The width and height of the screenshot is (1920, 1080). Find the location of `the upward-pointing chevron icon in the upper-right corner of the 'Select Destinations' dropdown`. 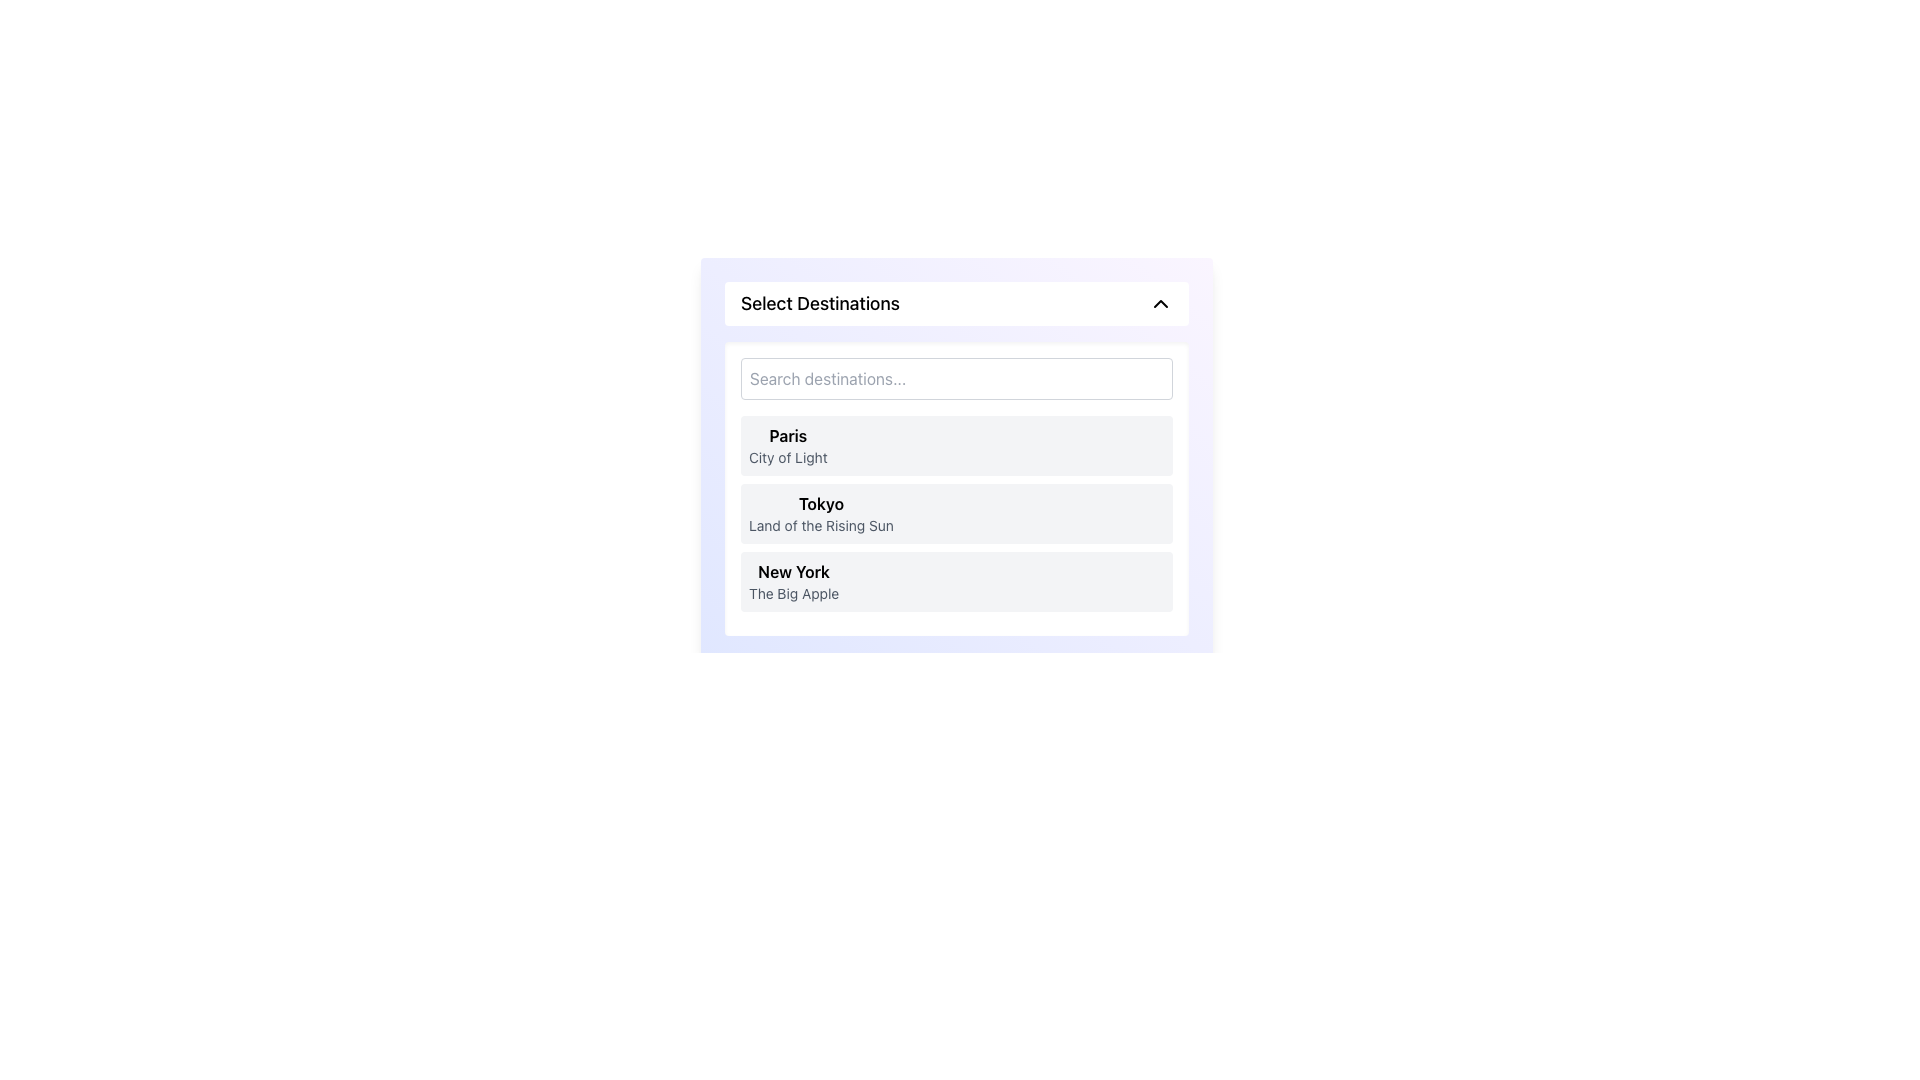

the upward-pointing chevron icon in the upper-right corner of the 'Select Destinations' dropdown is located at coordinates (1161, 304).